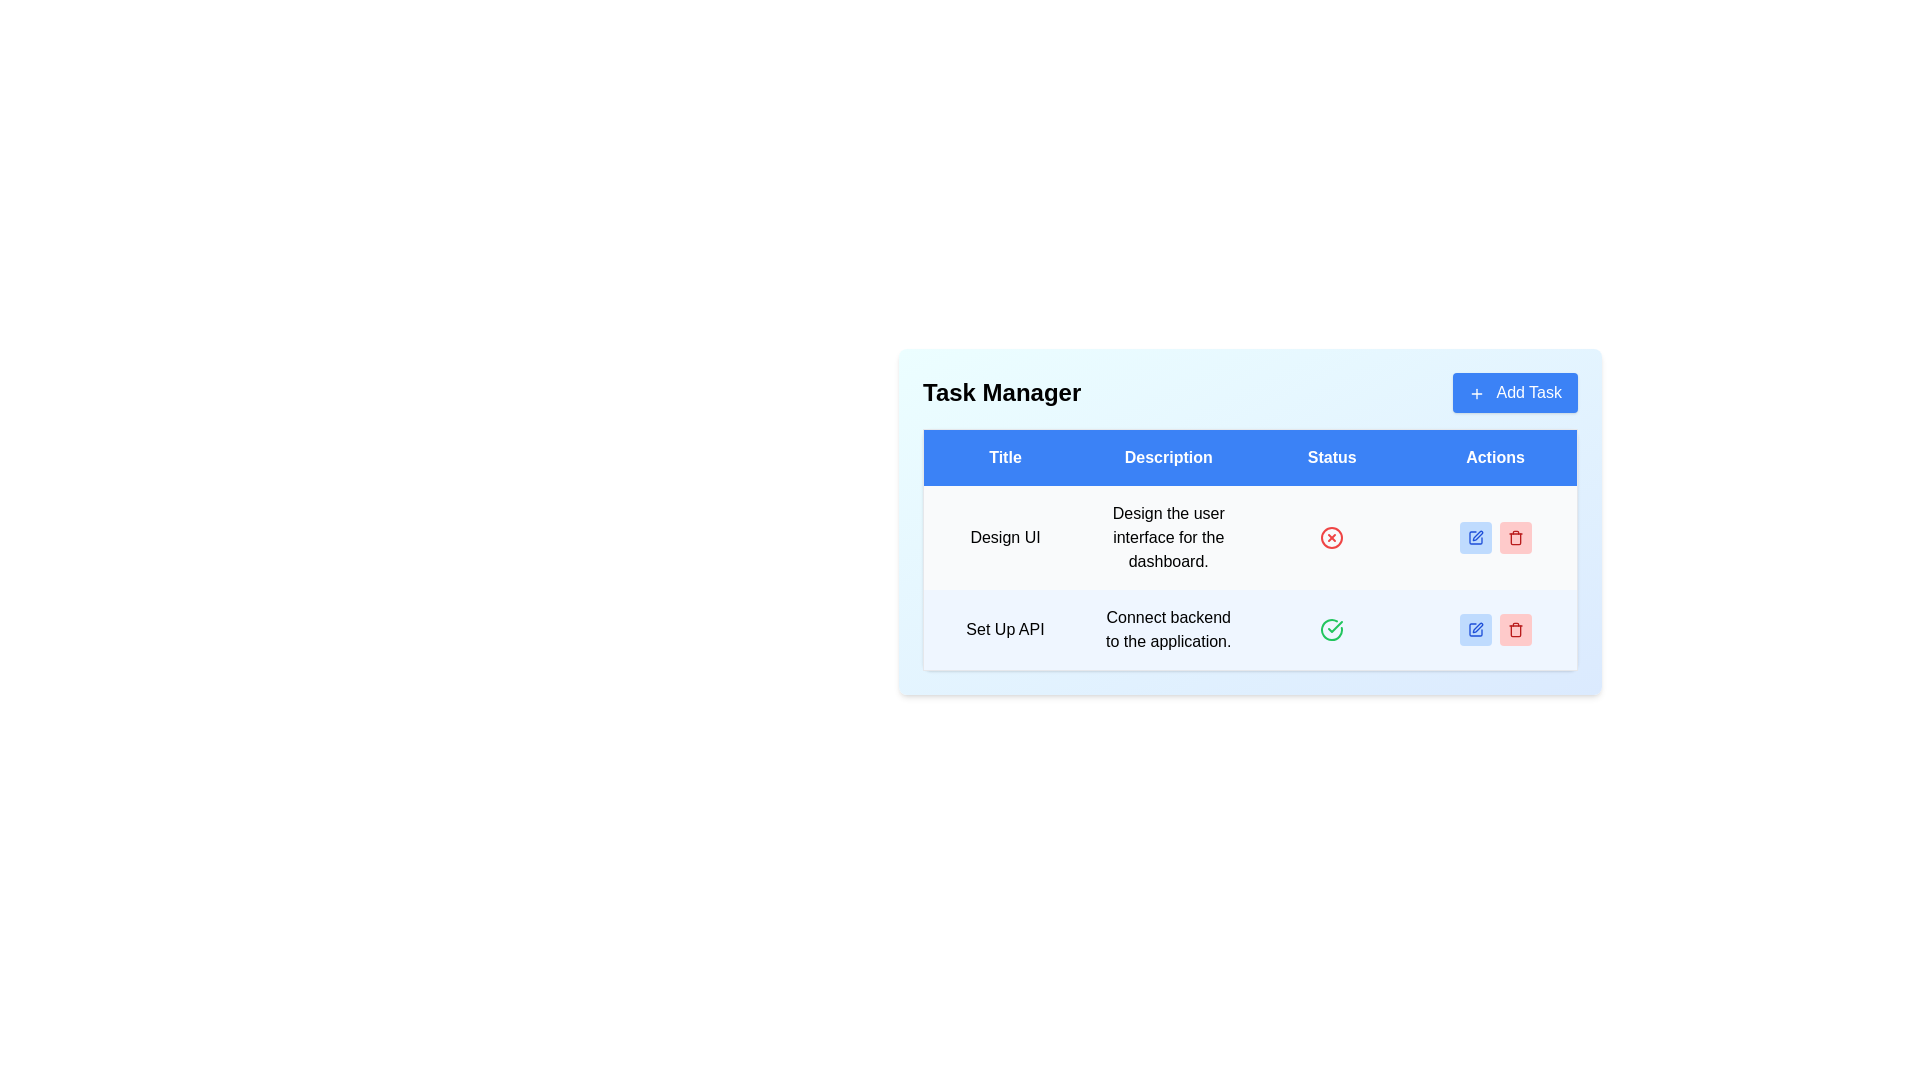 This screenshot has width=1920, height=1080. I want to click on the header cell of the 'Title' column in the table, so click(1005, 457).